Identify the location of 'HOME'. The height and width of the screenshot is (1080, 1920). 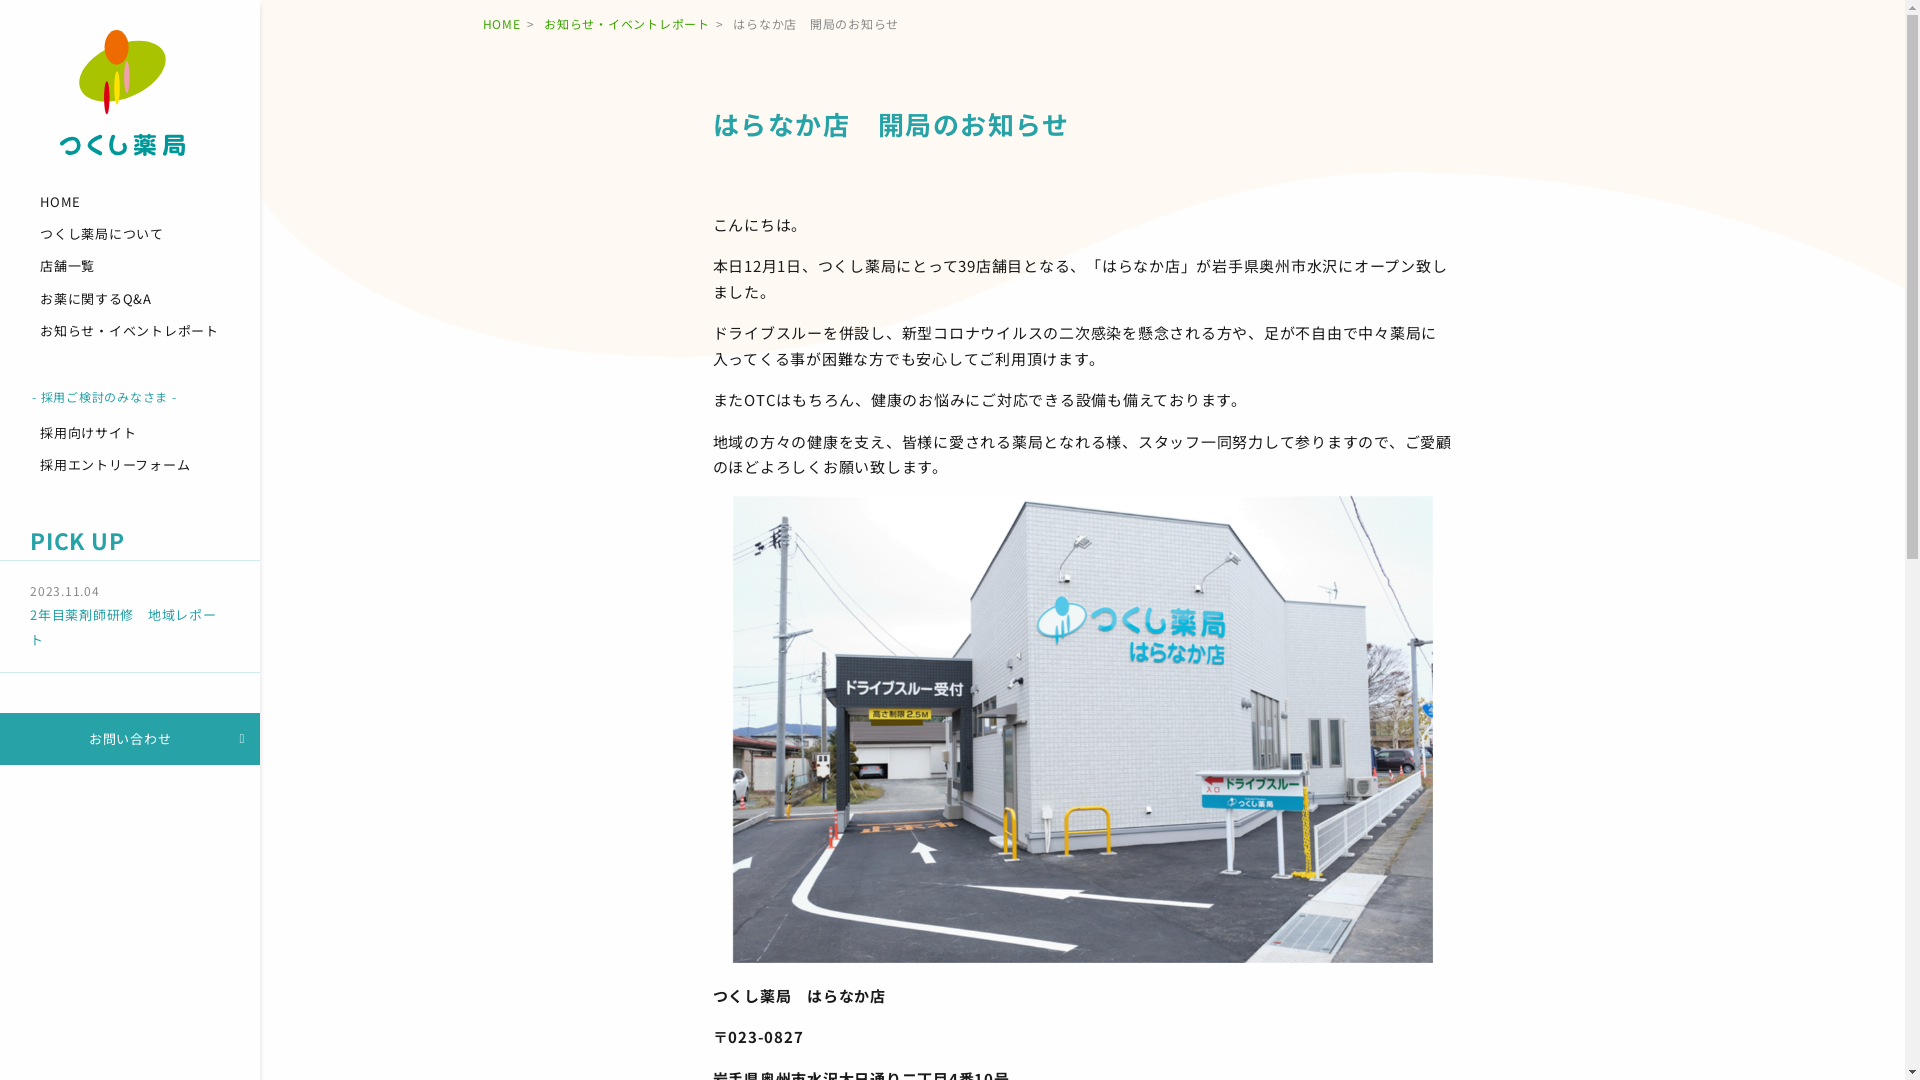
(500, 23).